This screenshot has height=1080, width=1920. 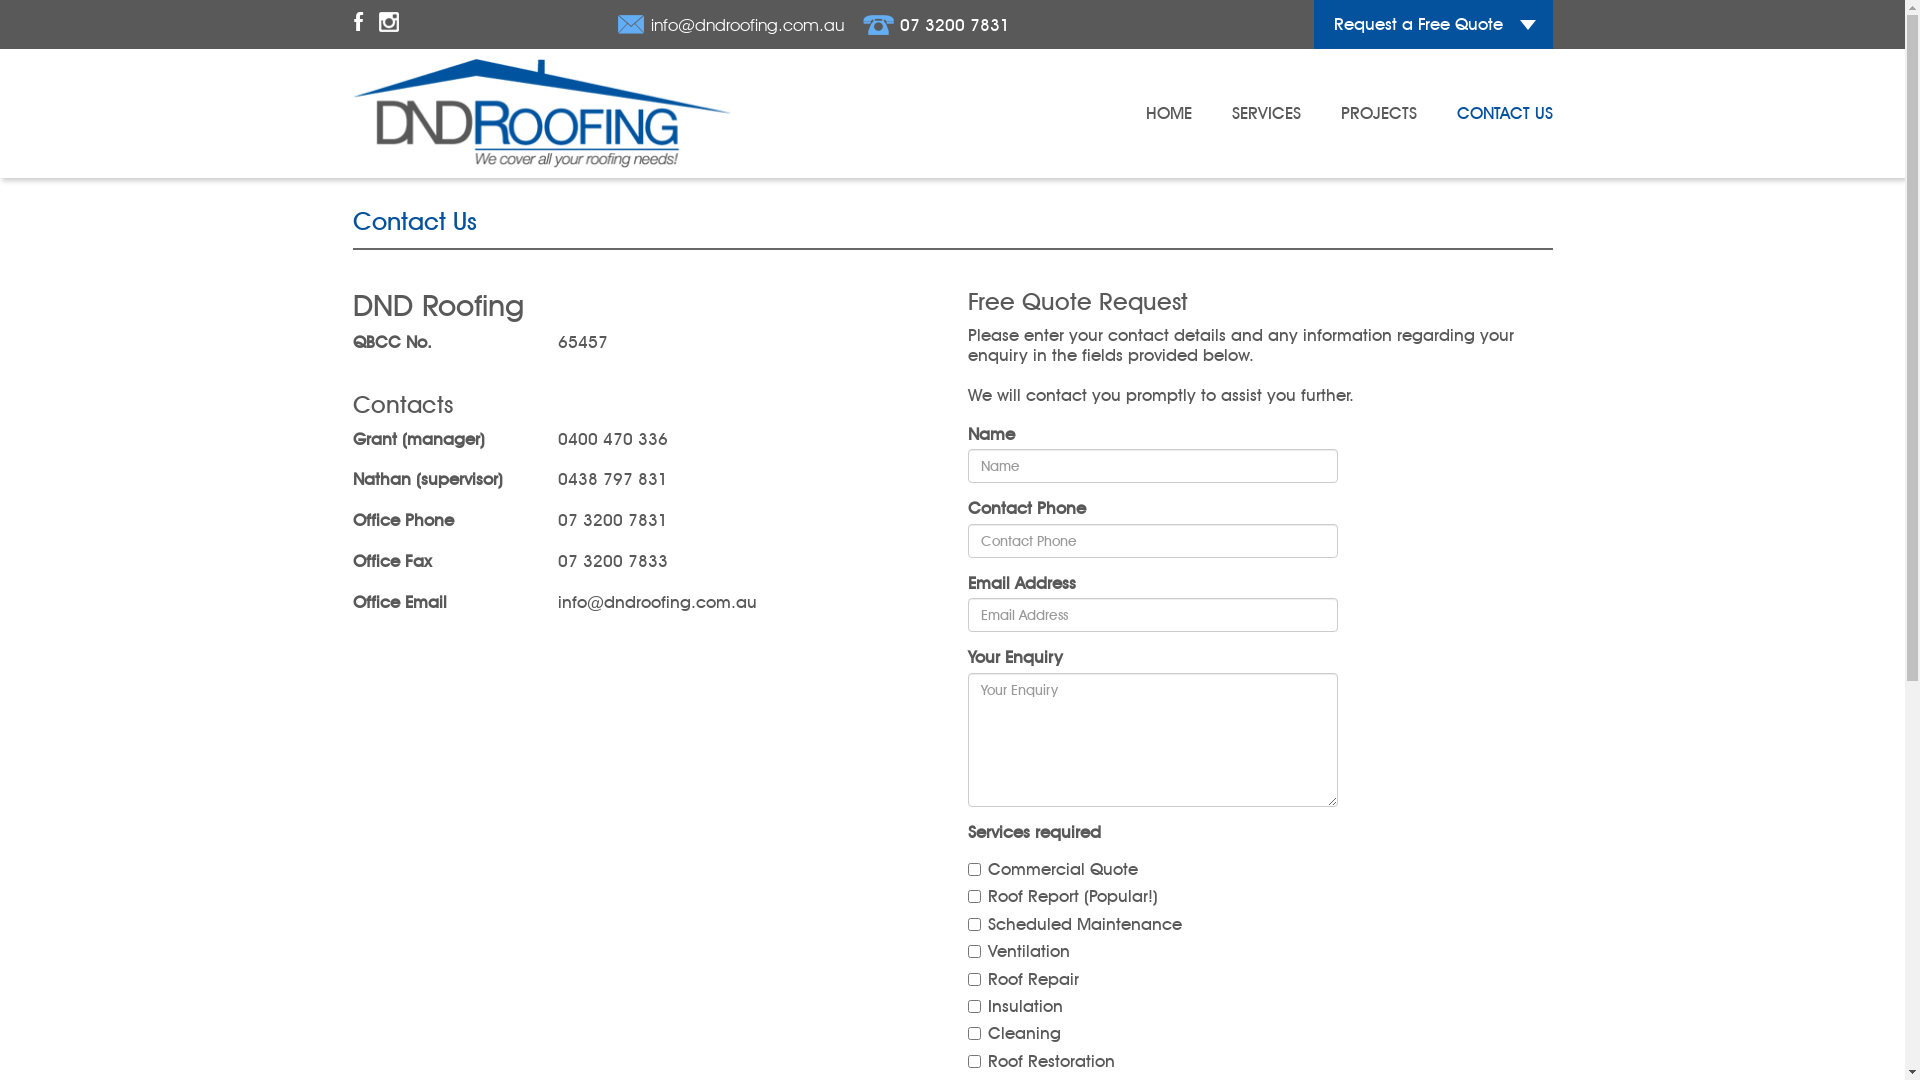 I want to click on 'SERVICES', so click(x=1231, y=112).